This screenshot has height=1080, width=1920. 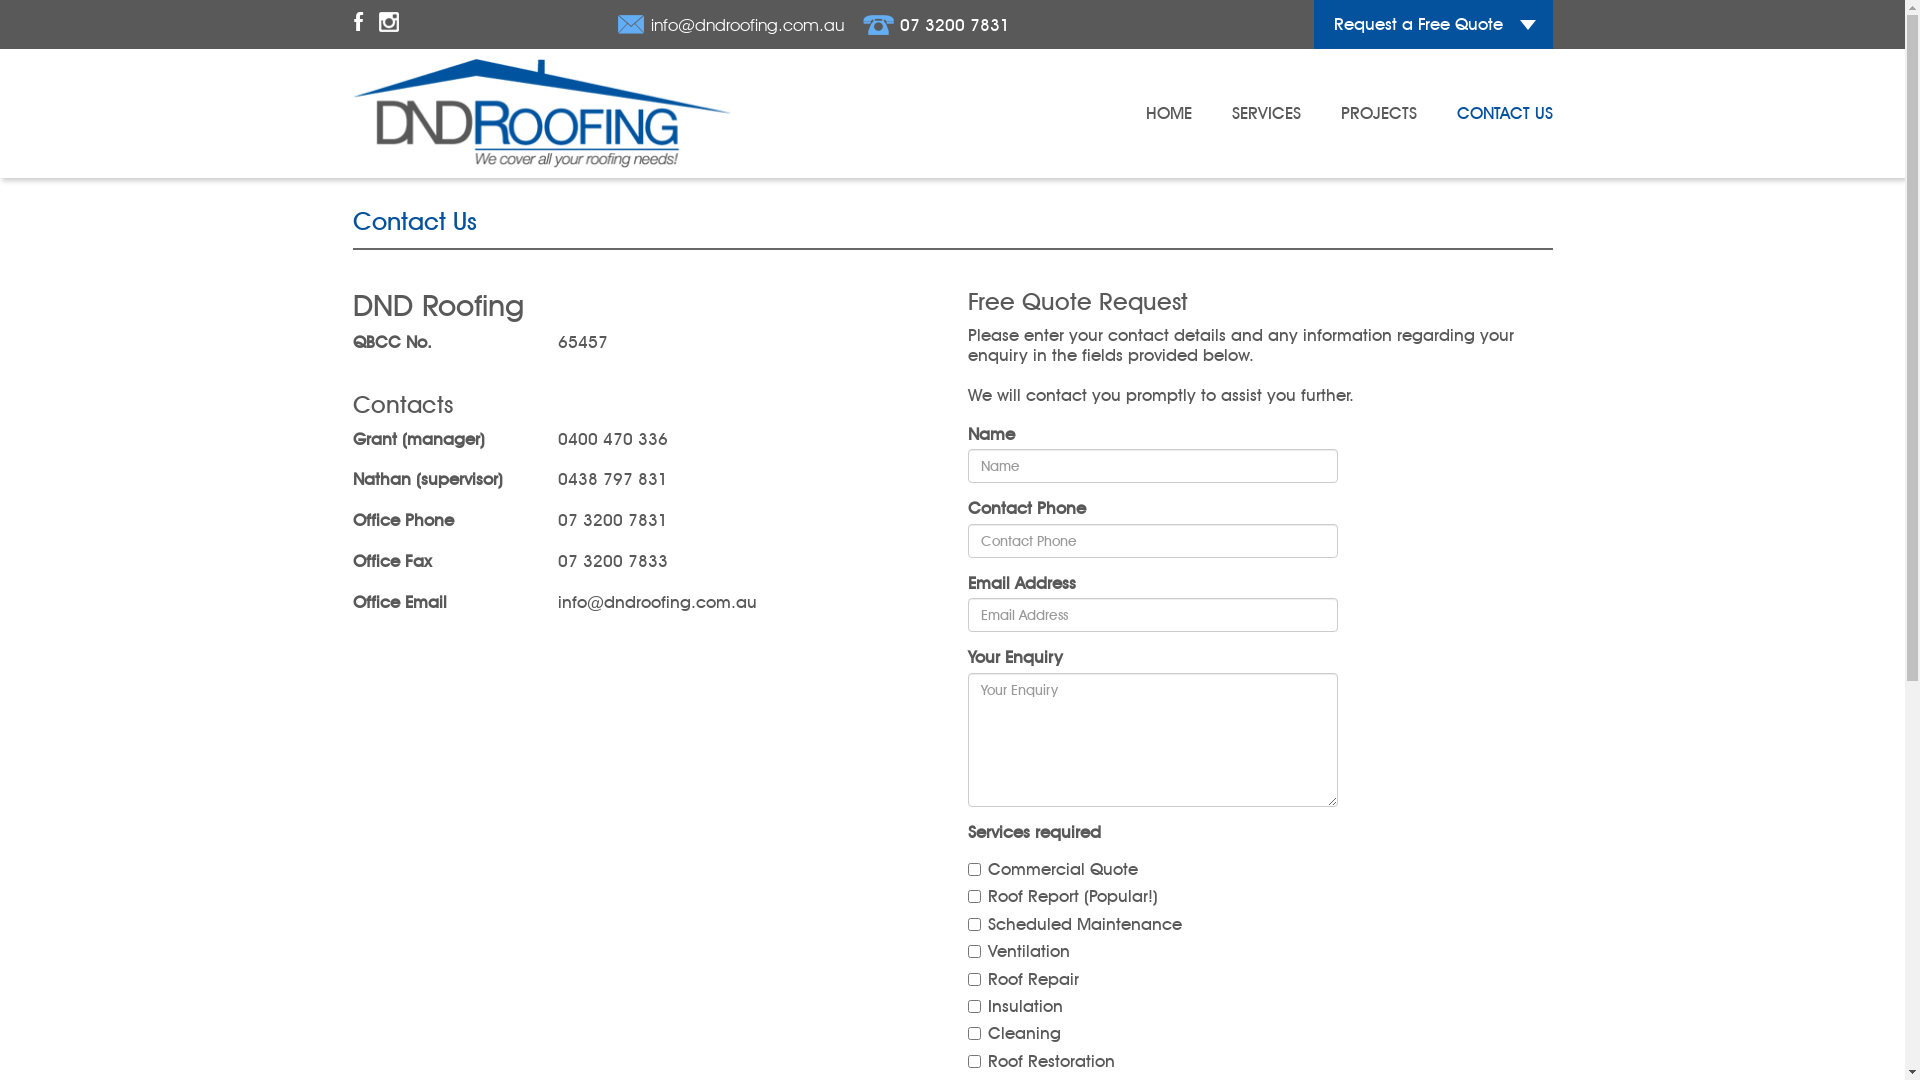 I want to click on 'SERVICES', so click(x=1231, y=112).